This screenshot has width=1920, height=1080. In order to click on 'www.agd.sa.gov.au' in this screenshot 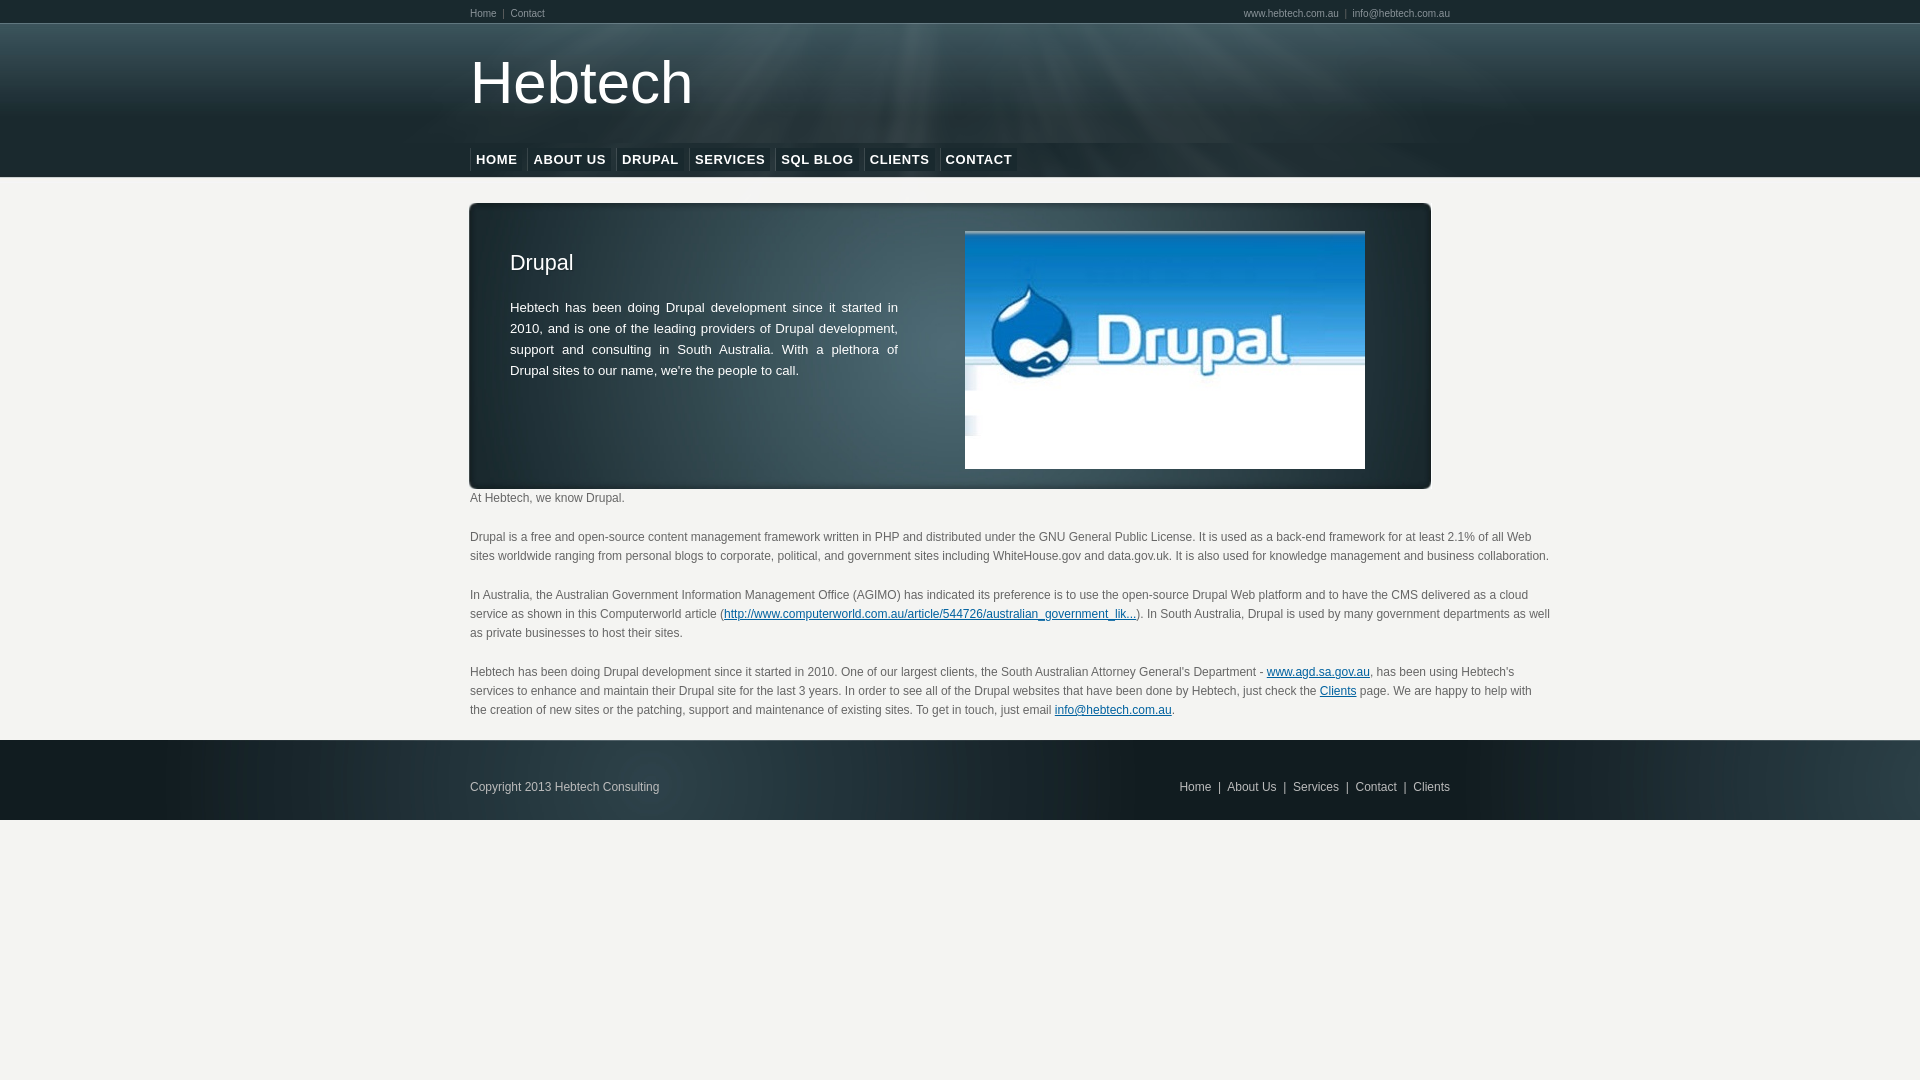, I will do `click(1318, 671)`.